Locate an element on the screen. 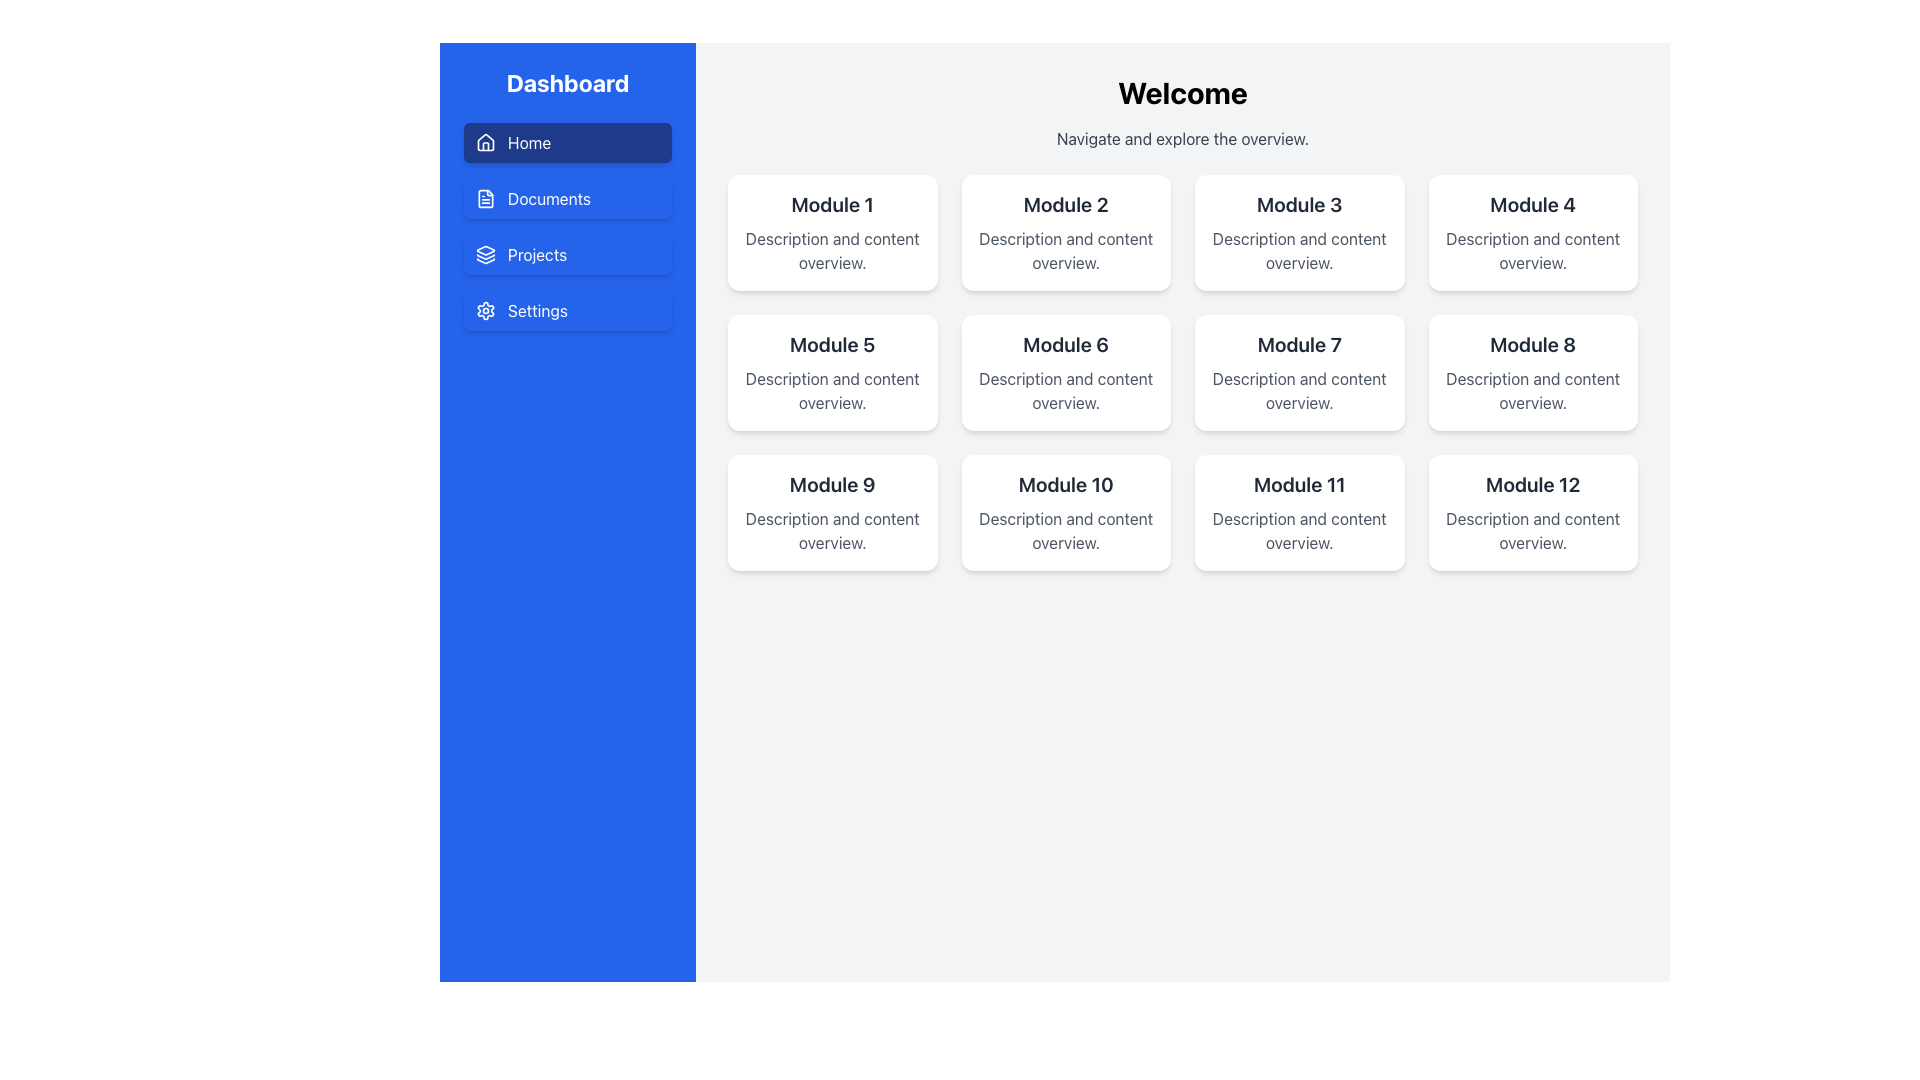 Image resolution: width=1920 pixels, height=1080 pixels. the 'Module 9' text label, which is styled with a larger font size, bold weight, and dark gray color, located in the third row and first column of the grid layout is located at coordinates (832, 485).